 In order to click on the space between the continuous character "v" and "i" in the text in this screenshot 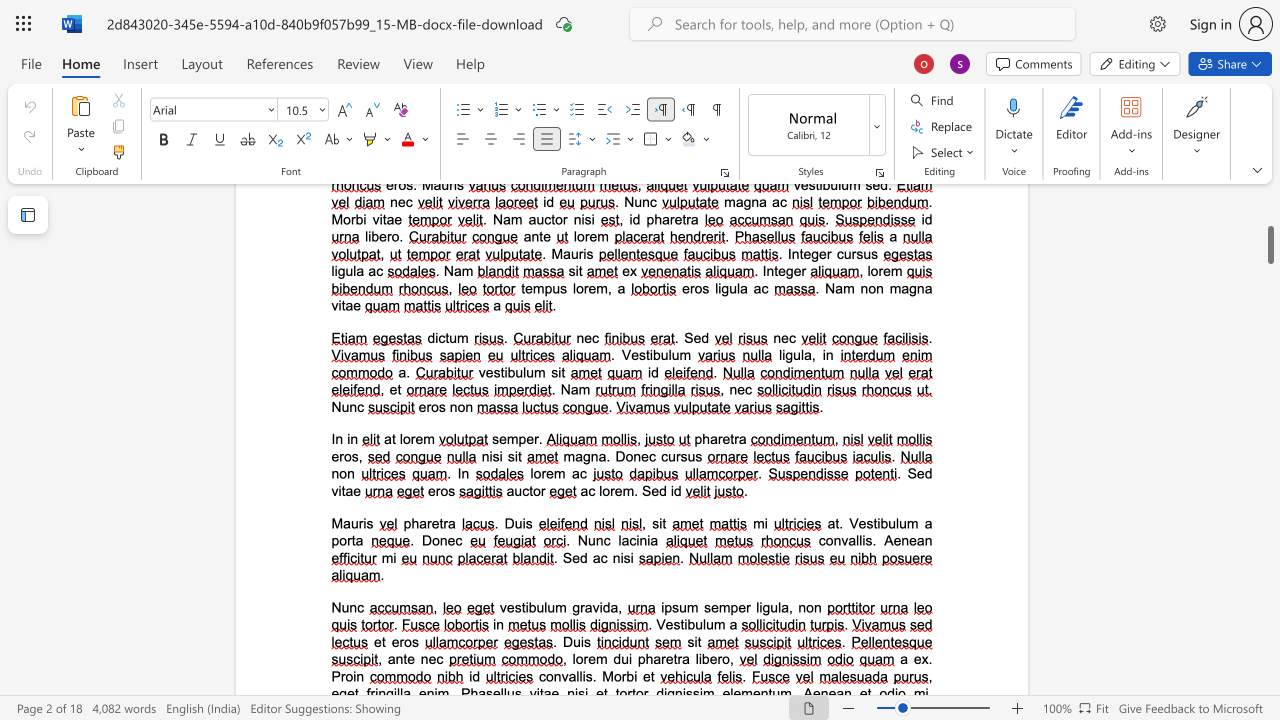, I will do `click(597, 606)`.